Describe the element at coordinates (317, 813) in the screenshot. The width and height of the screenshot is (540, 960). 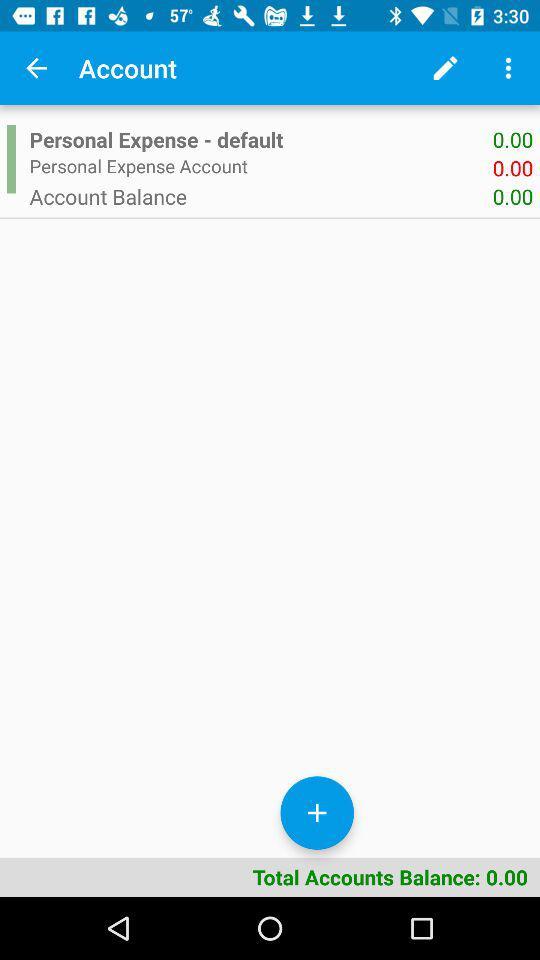
I see `the add icon` at that location.